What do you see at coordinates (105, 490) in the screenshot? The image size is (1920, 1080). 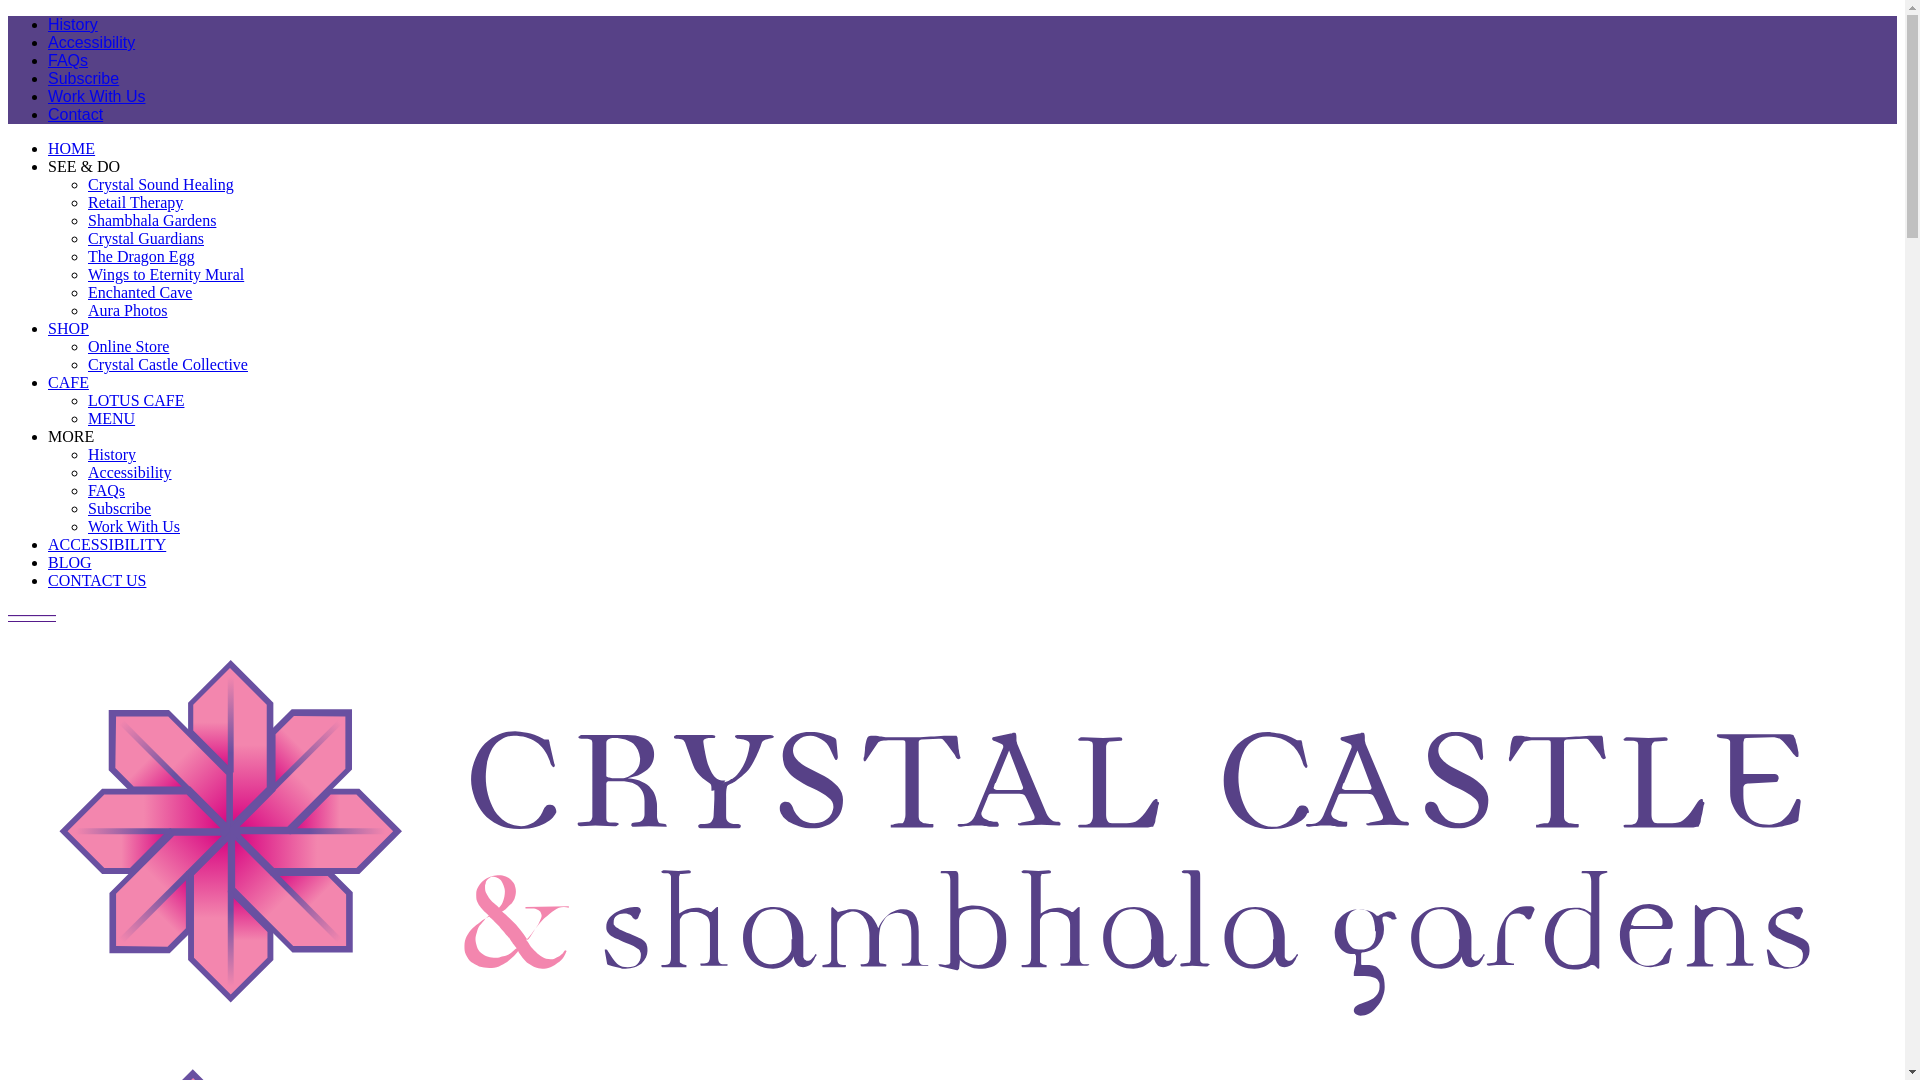 I see `'FAQs'` at bounding box center [105, 490].